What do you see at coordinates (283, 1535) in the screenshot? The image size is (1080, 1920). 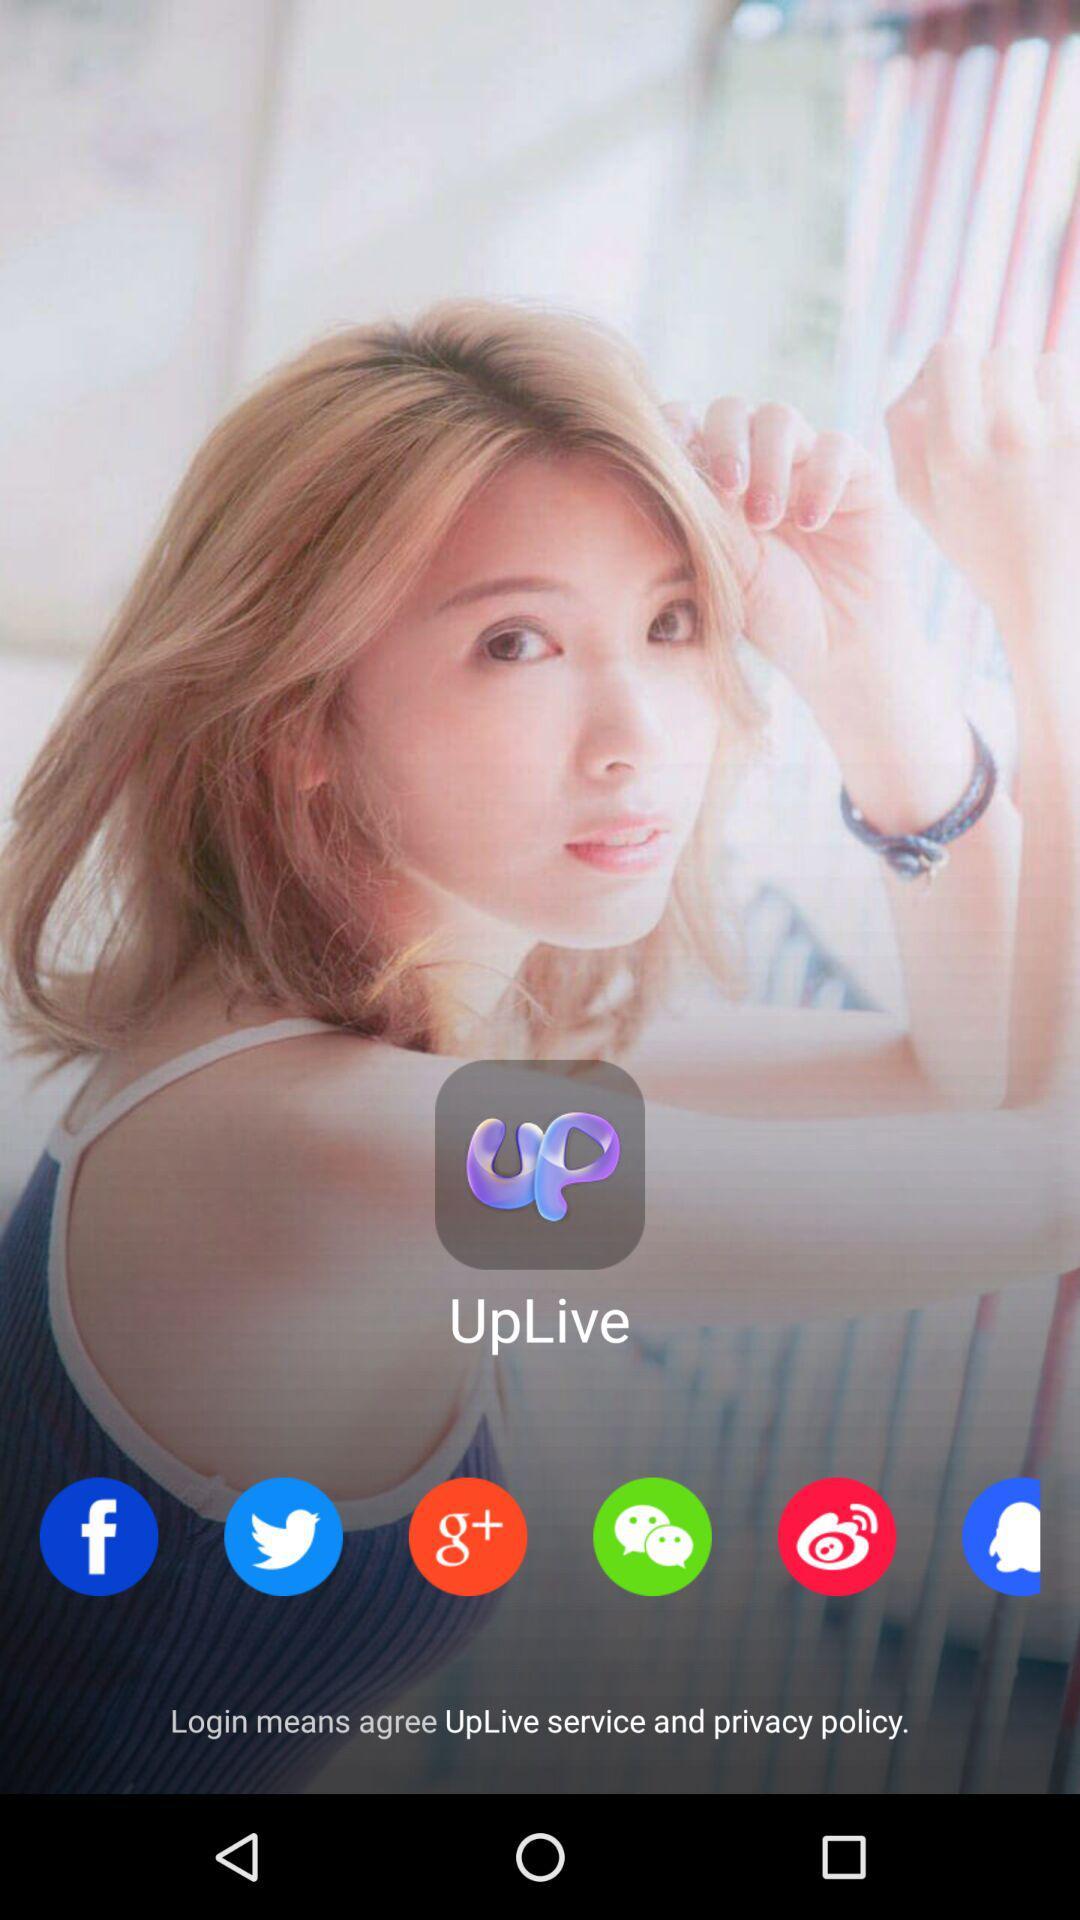 I see `the twitter icon` at bounding box center [283, 1535].